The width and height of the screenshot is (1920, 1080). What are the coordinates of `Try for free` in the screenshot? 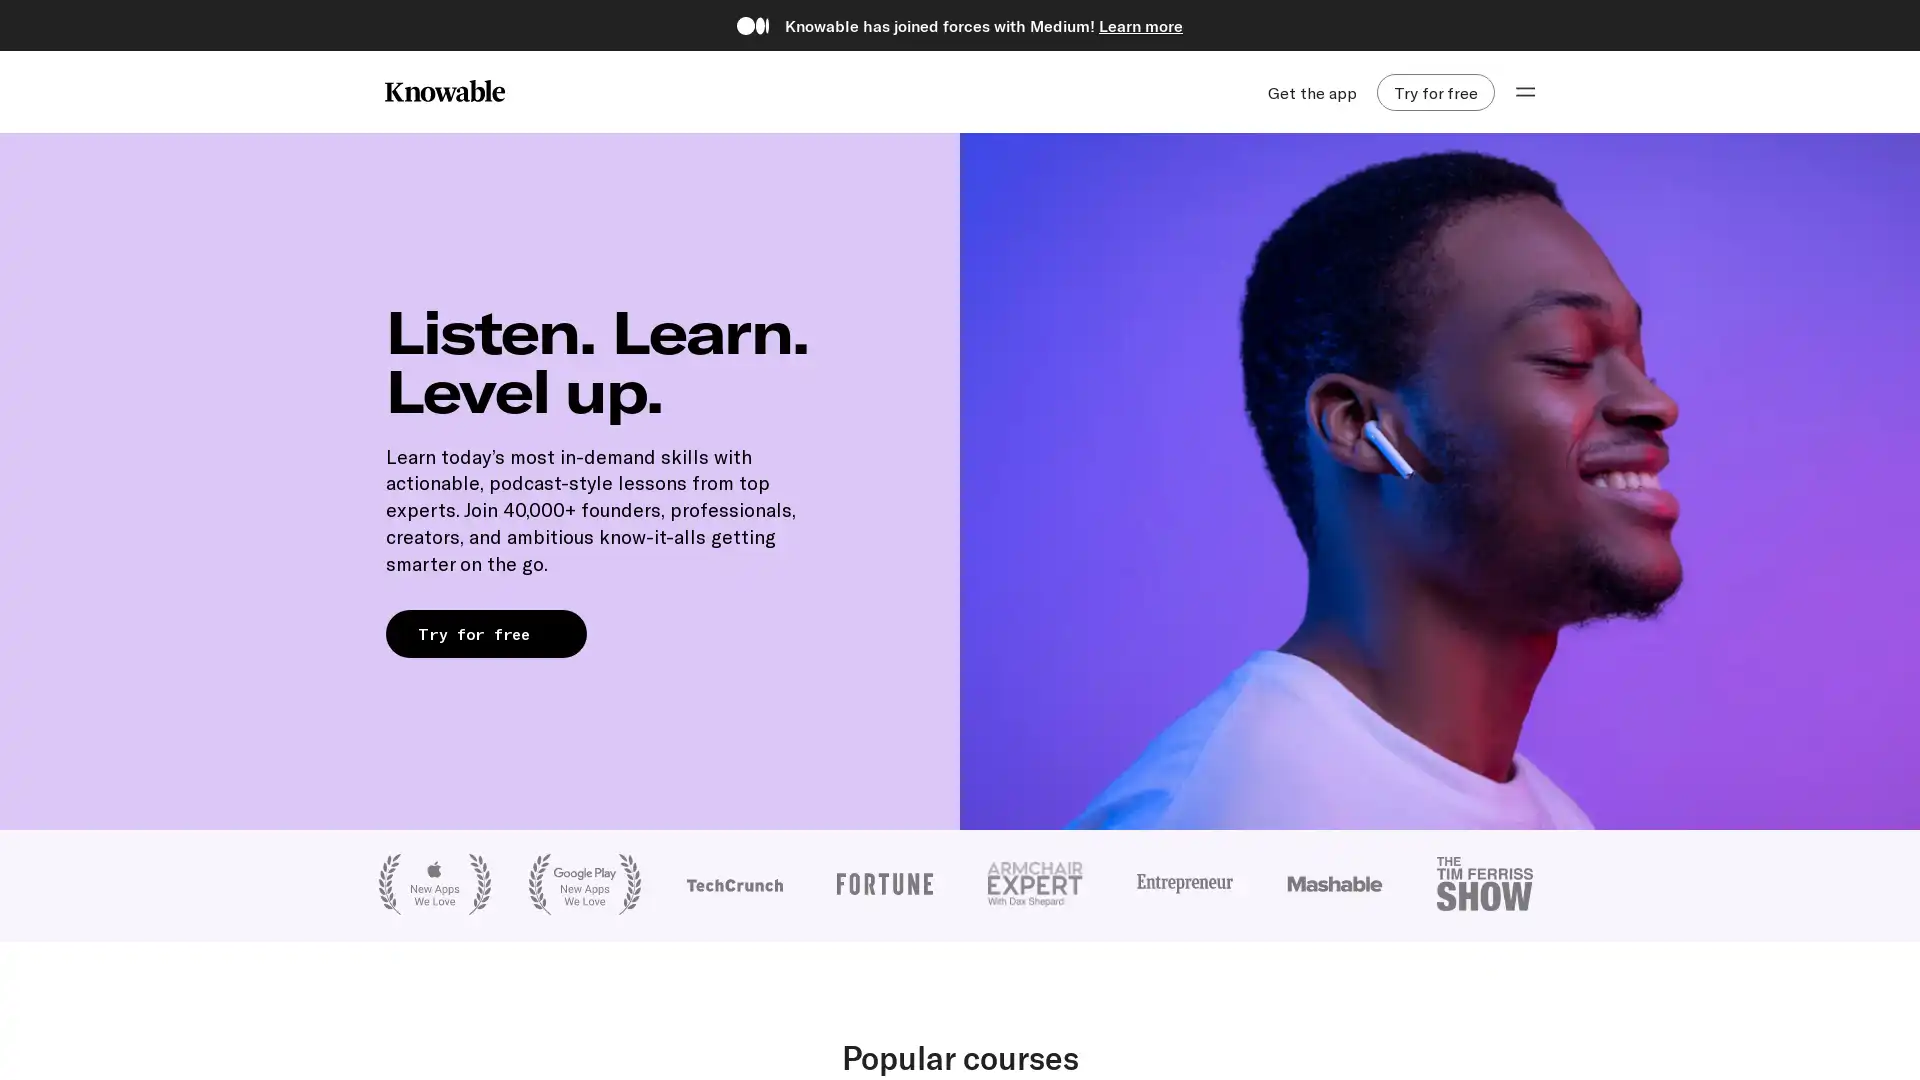 It's located at (485, 632).